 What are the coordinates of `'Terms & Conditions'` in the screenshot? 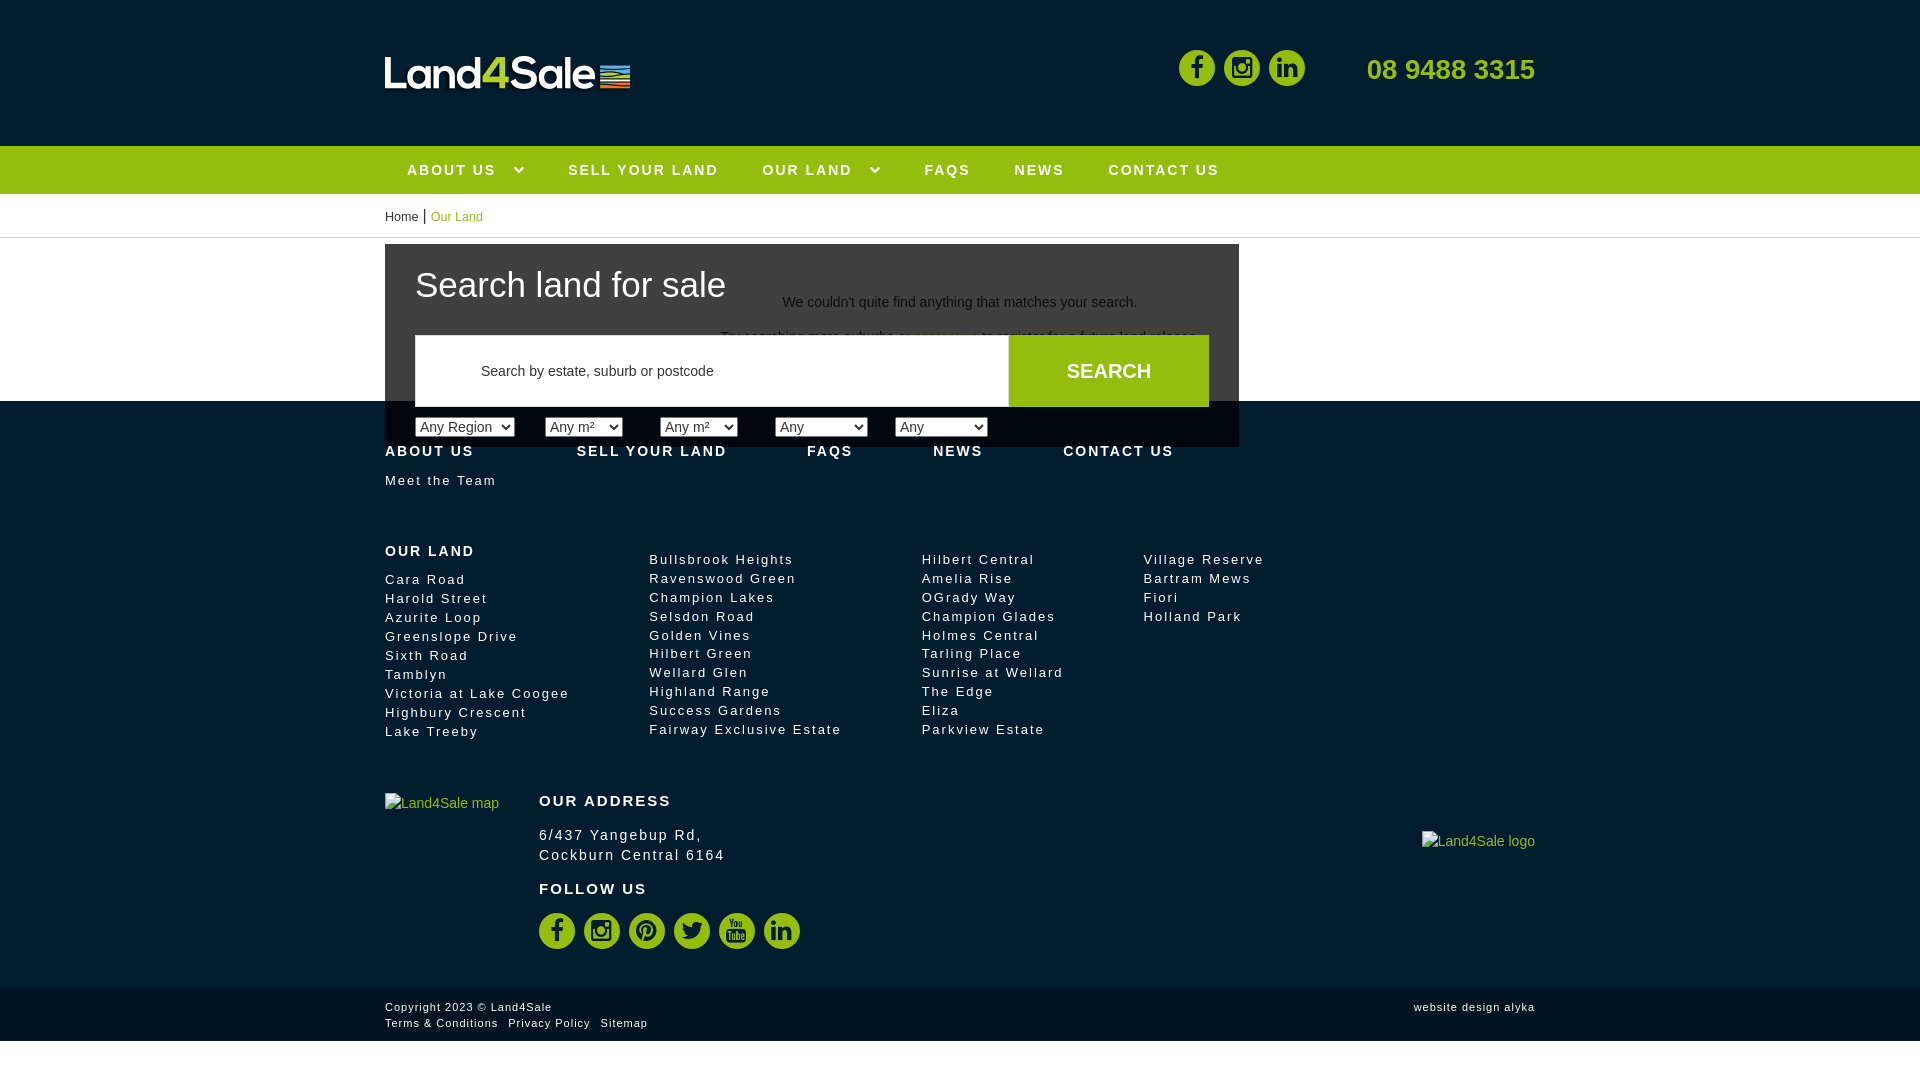 It's located at (384, 1022).